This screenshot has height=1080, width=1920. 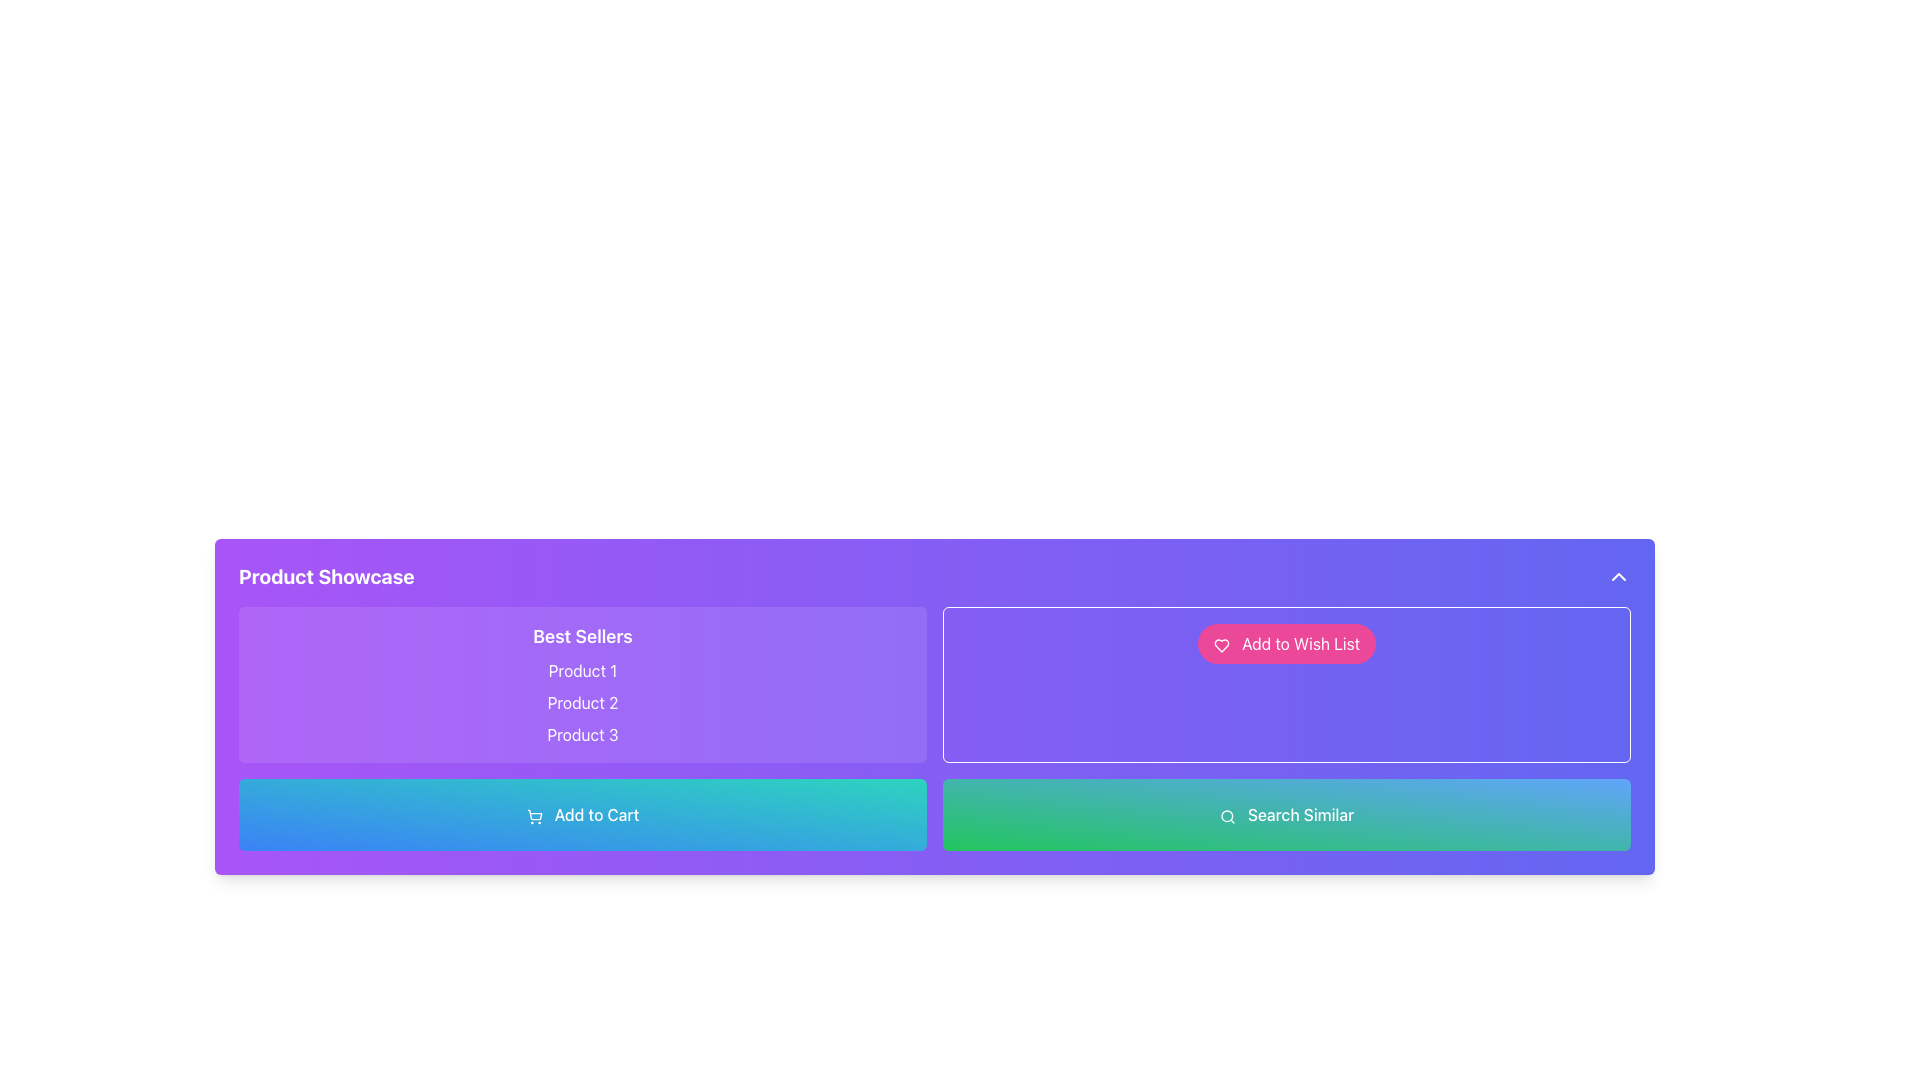 What do you see at coordinates (1220, 645) in the screenshot?
I see `the heart icon styled with the 'lucide-heart' class located to the left of the 'Add to Wish List' button` at bounding box center [1220, 645].